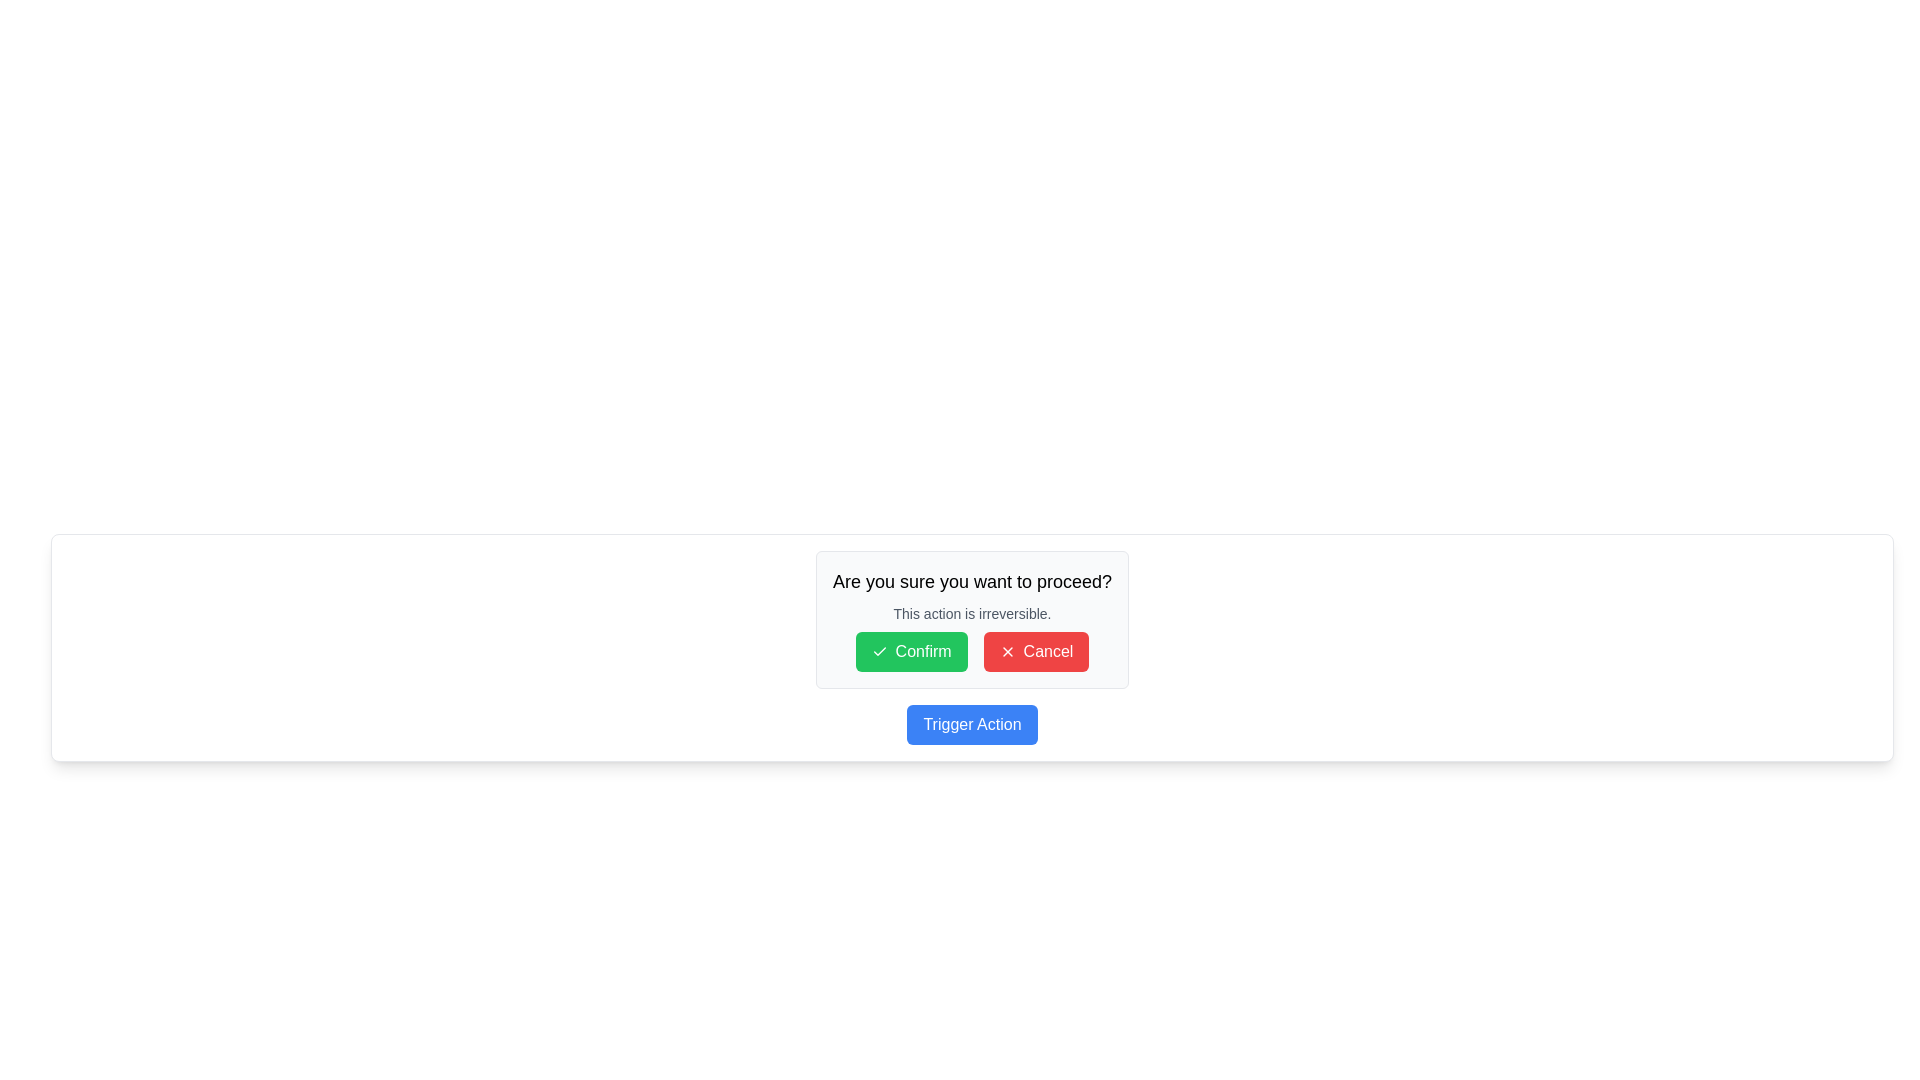 Image resolution: width=1920 pixels, height=1080 pixels. Describe the element at coordinates (1036, 651) in the screenshot. I see `the 'Cancel' button, which has a red background, white text, and a white 'x' icon on the left, located in the confirmation dialog to initiate the cancel action` at that location.